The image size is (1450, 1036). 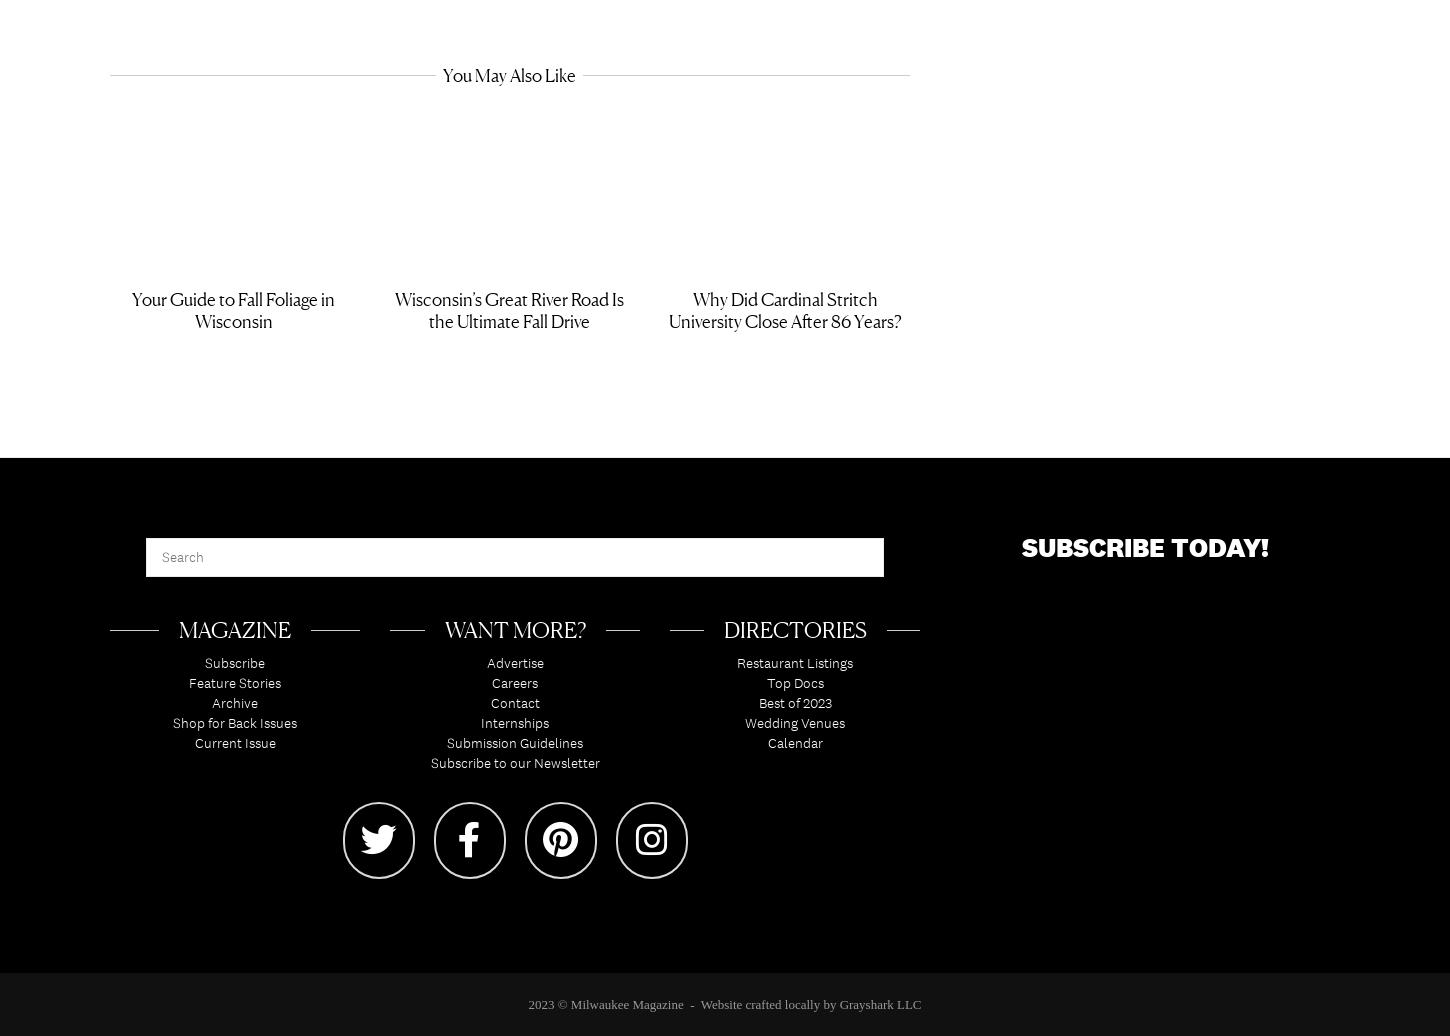 What do you see at coordinates (204, 669) in the screenshot?
I see `'Subscribe'` at bounding box center [204, 669].